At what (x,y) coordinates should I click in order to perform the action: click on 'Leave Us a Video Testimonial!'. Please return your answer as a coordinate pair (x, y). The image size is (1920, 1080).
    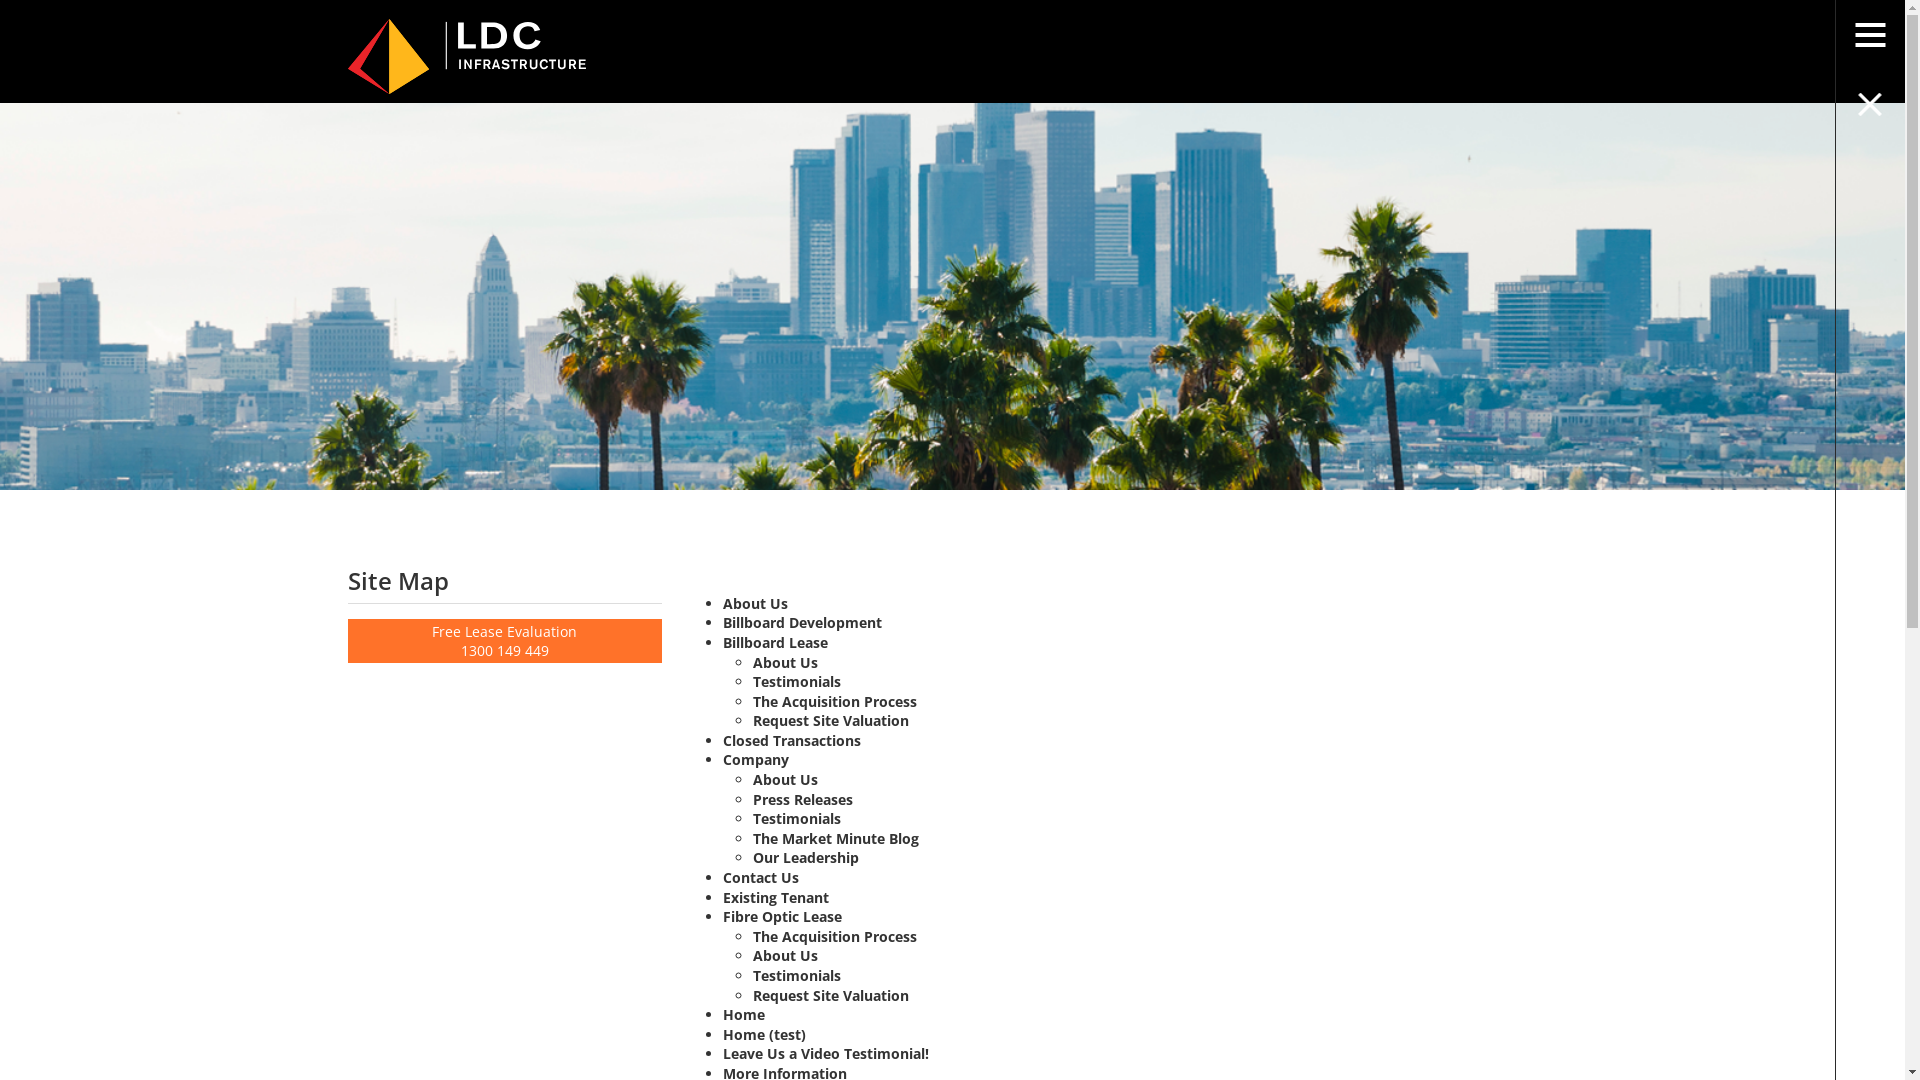
    Looking at the image, I should click on (825, 1052).